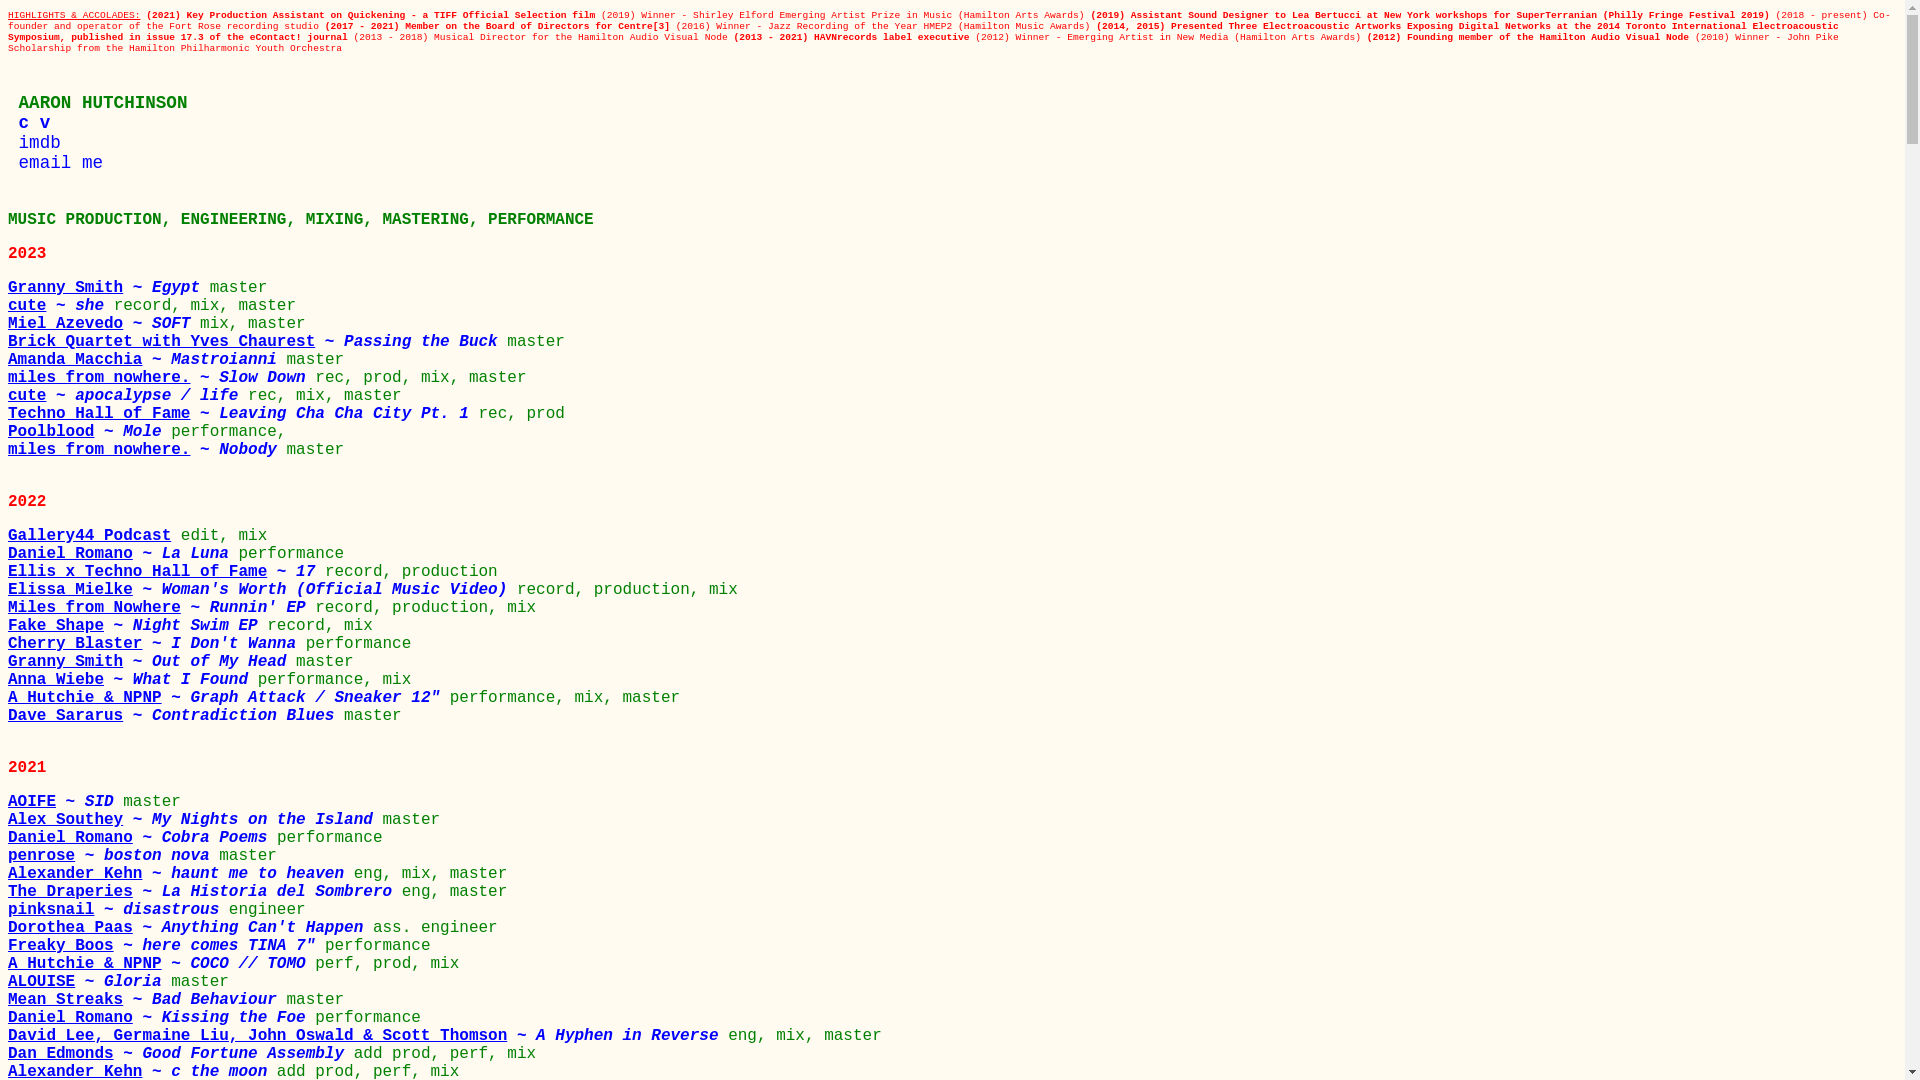 The height and width of the screenshot is (1080, 1920). What do you see at coordinates (8, 820) in the screenshot?
I see `'Alex Southey ~ My Nights on the Island'` at bounding box center [8, 820].